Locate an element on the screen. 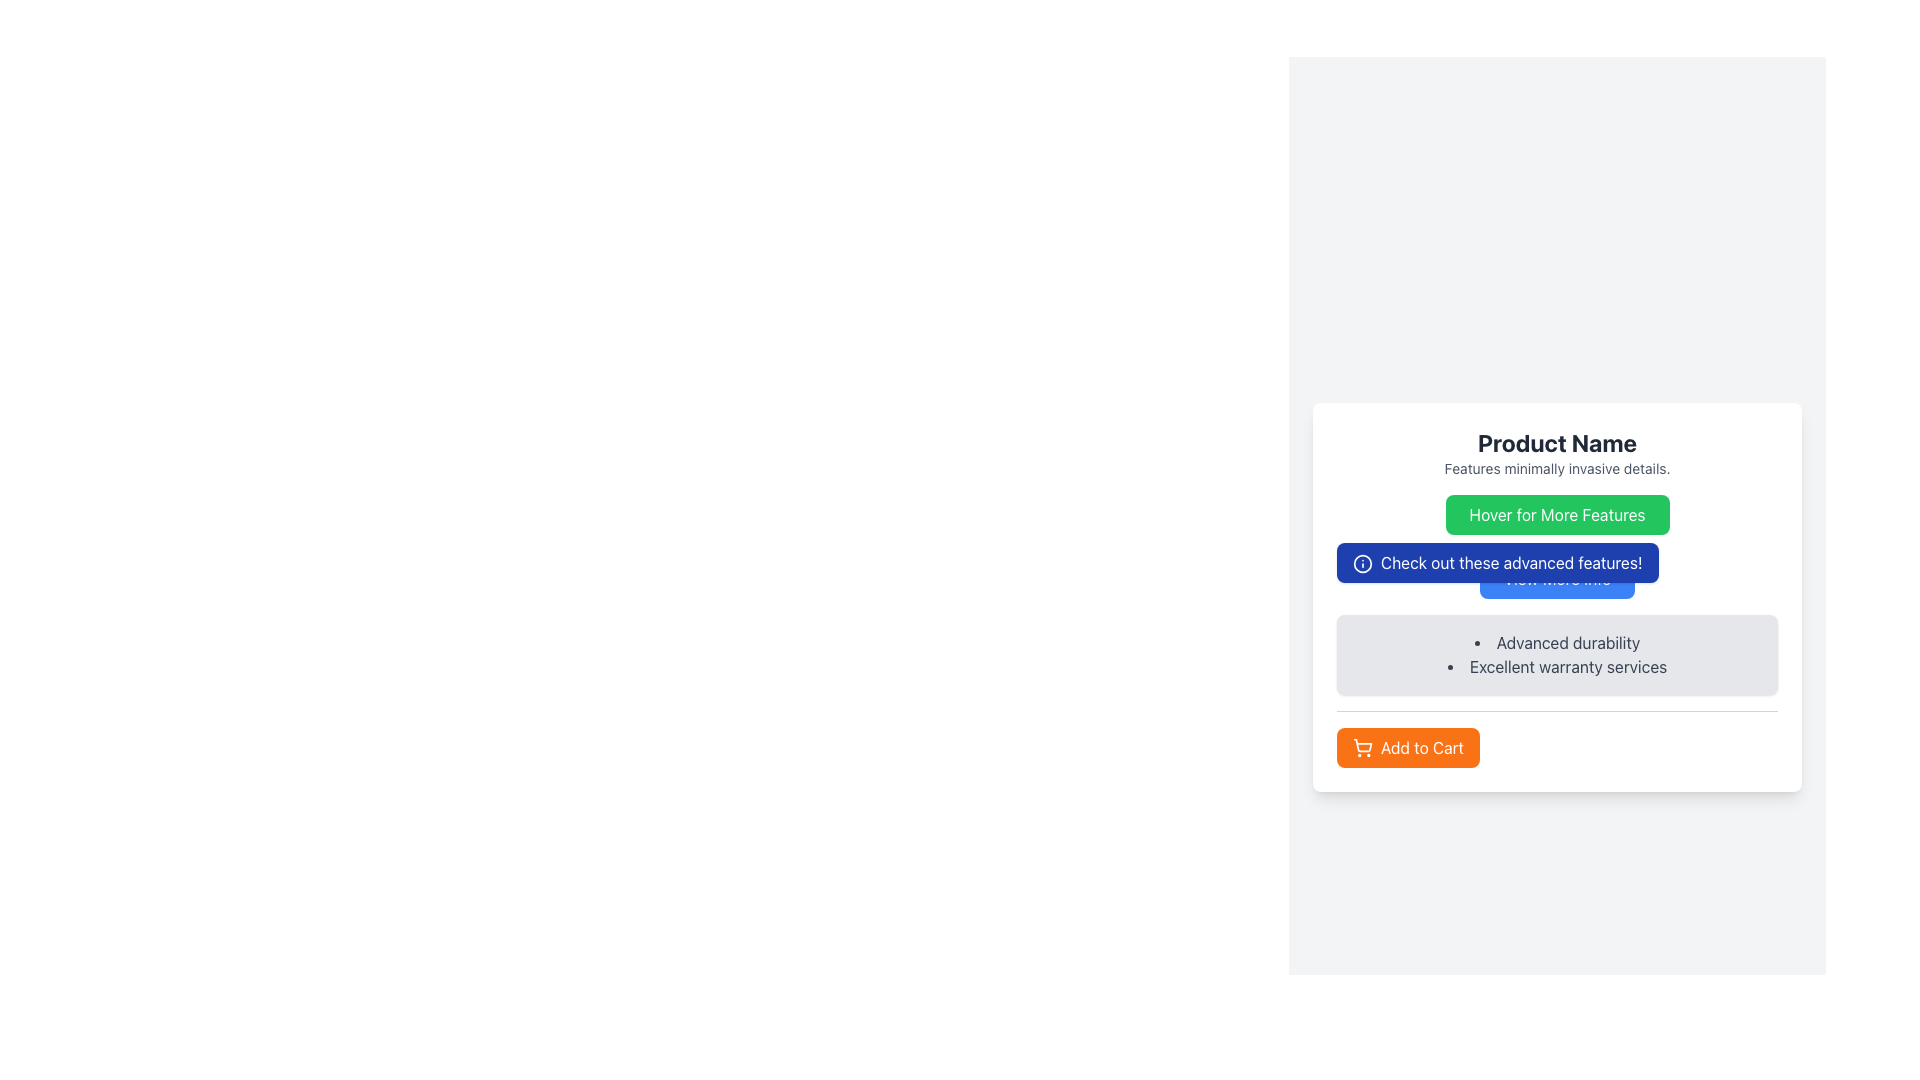 This screenshot has height=1080, width=1920. the 'View More Info' button, which is a blue button with white text, located below another blue button in the card layout is located at coordinates (1556, 578).